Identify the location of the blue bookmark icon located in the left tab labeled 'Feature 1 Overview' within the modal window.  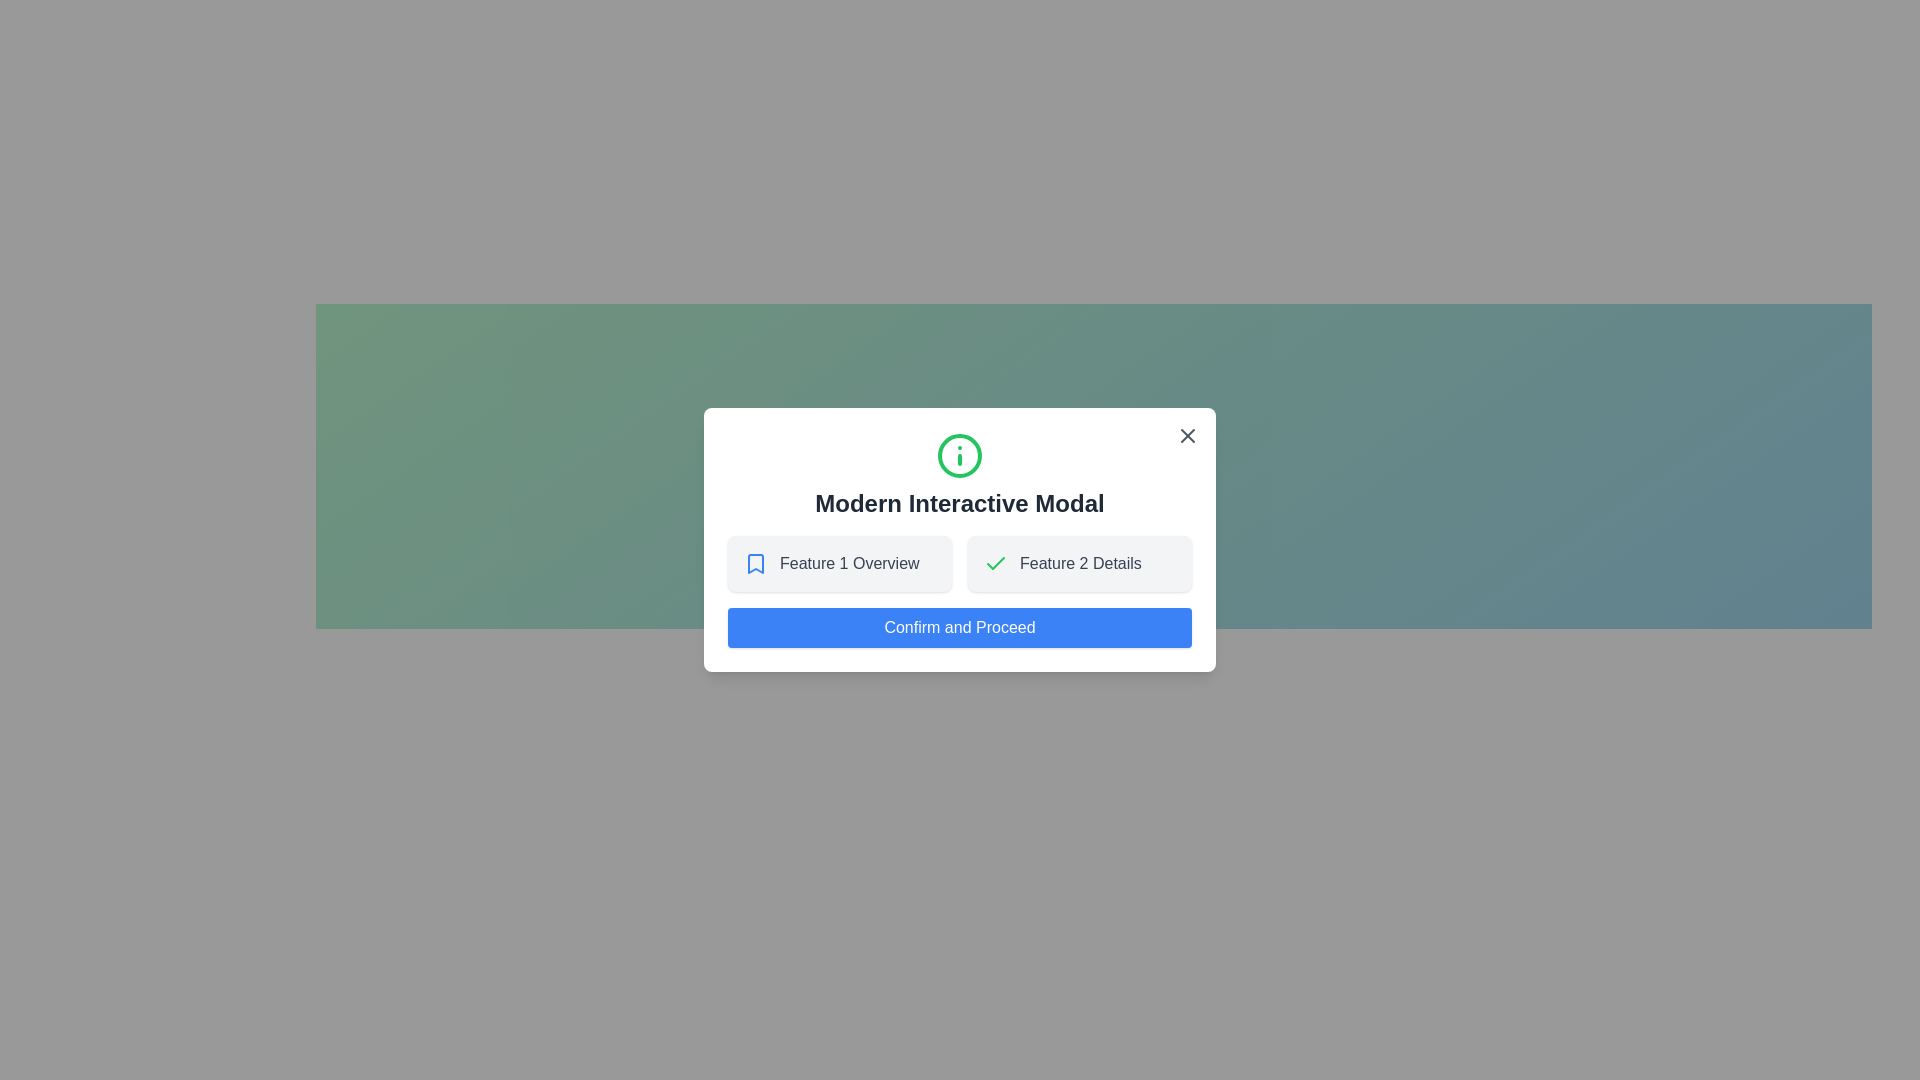
(754, 563).